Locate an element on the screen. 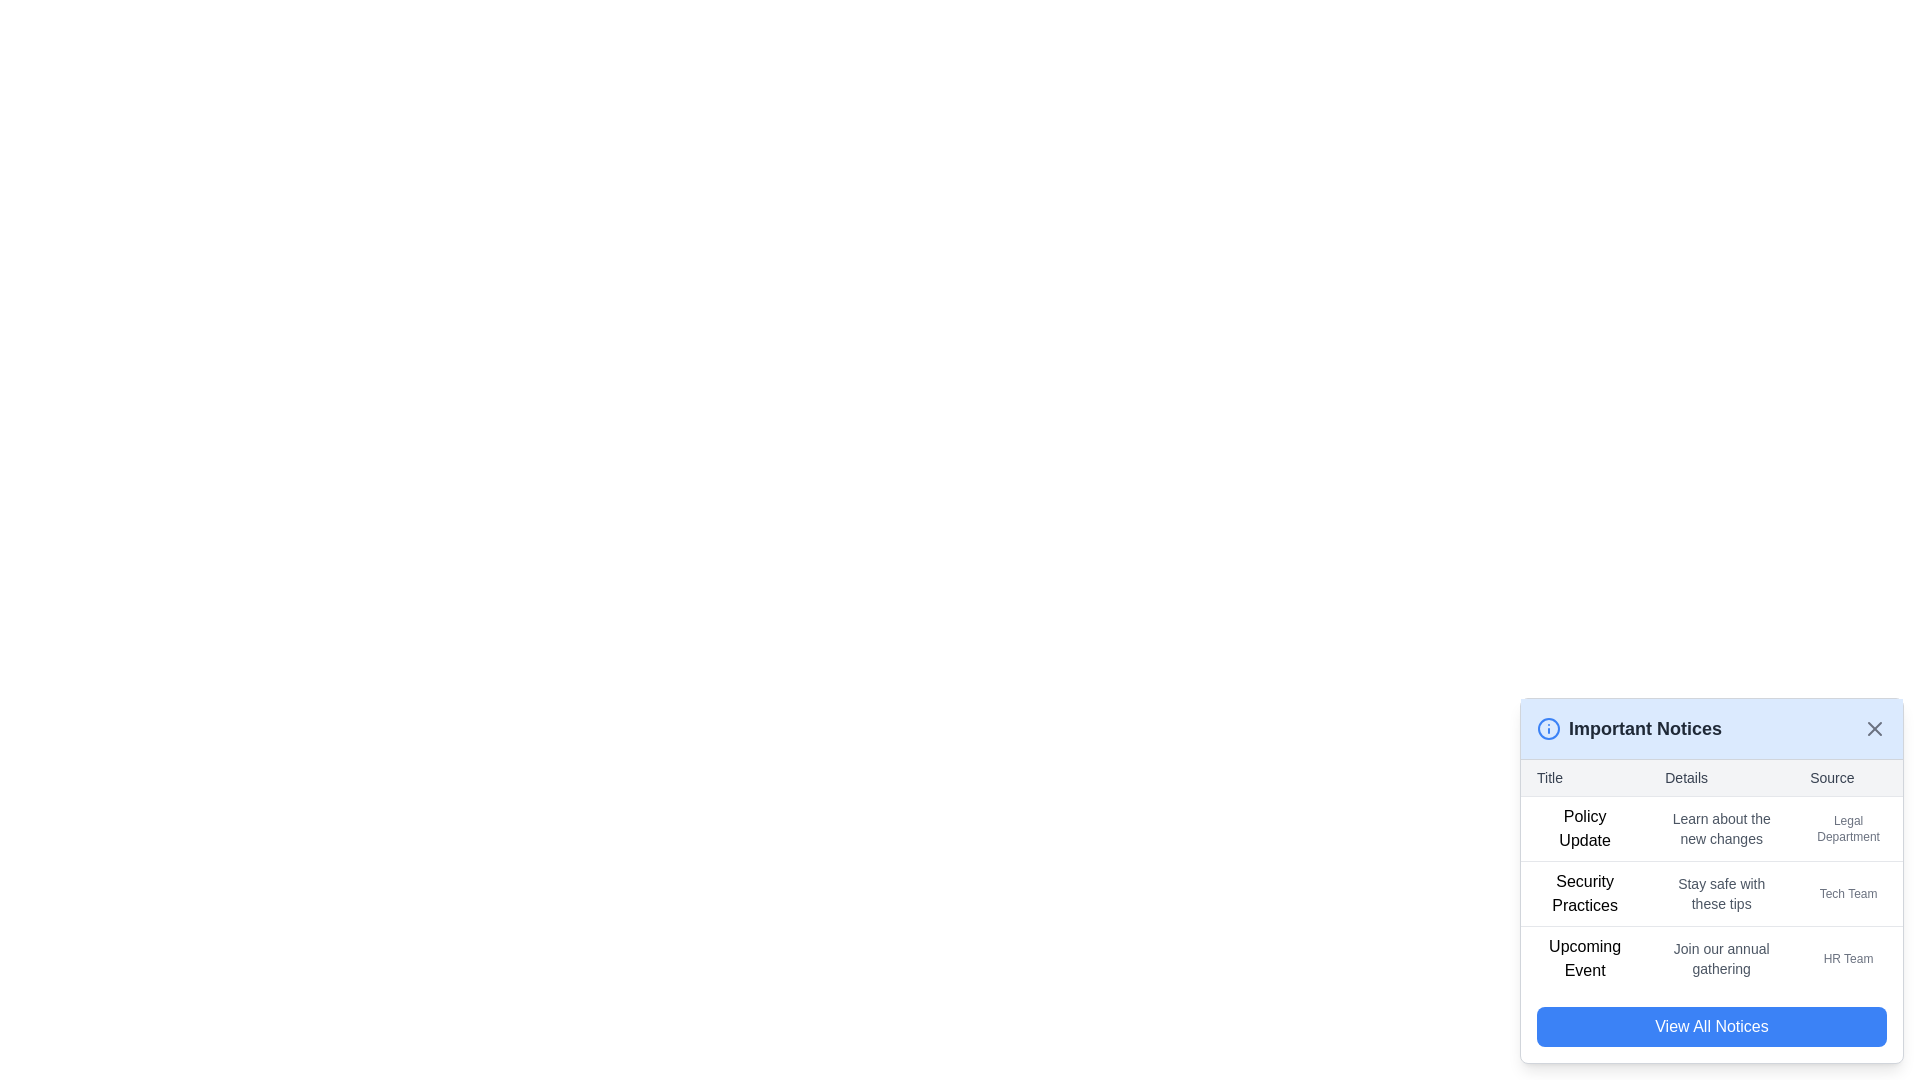  the SVG Icon that indicates the importance of the notices listed in the section, located to the far left of the 'Important Notices' header section, slightly above other textual content is located at coordinates (1548, 729).